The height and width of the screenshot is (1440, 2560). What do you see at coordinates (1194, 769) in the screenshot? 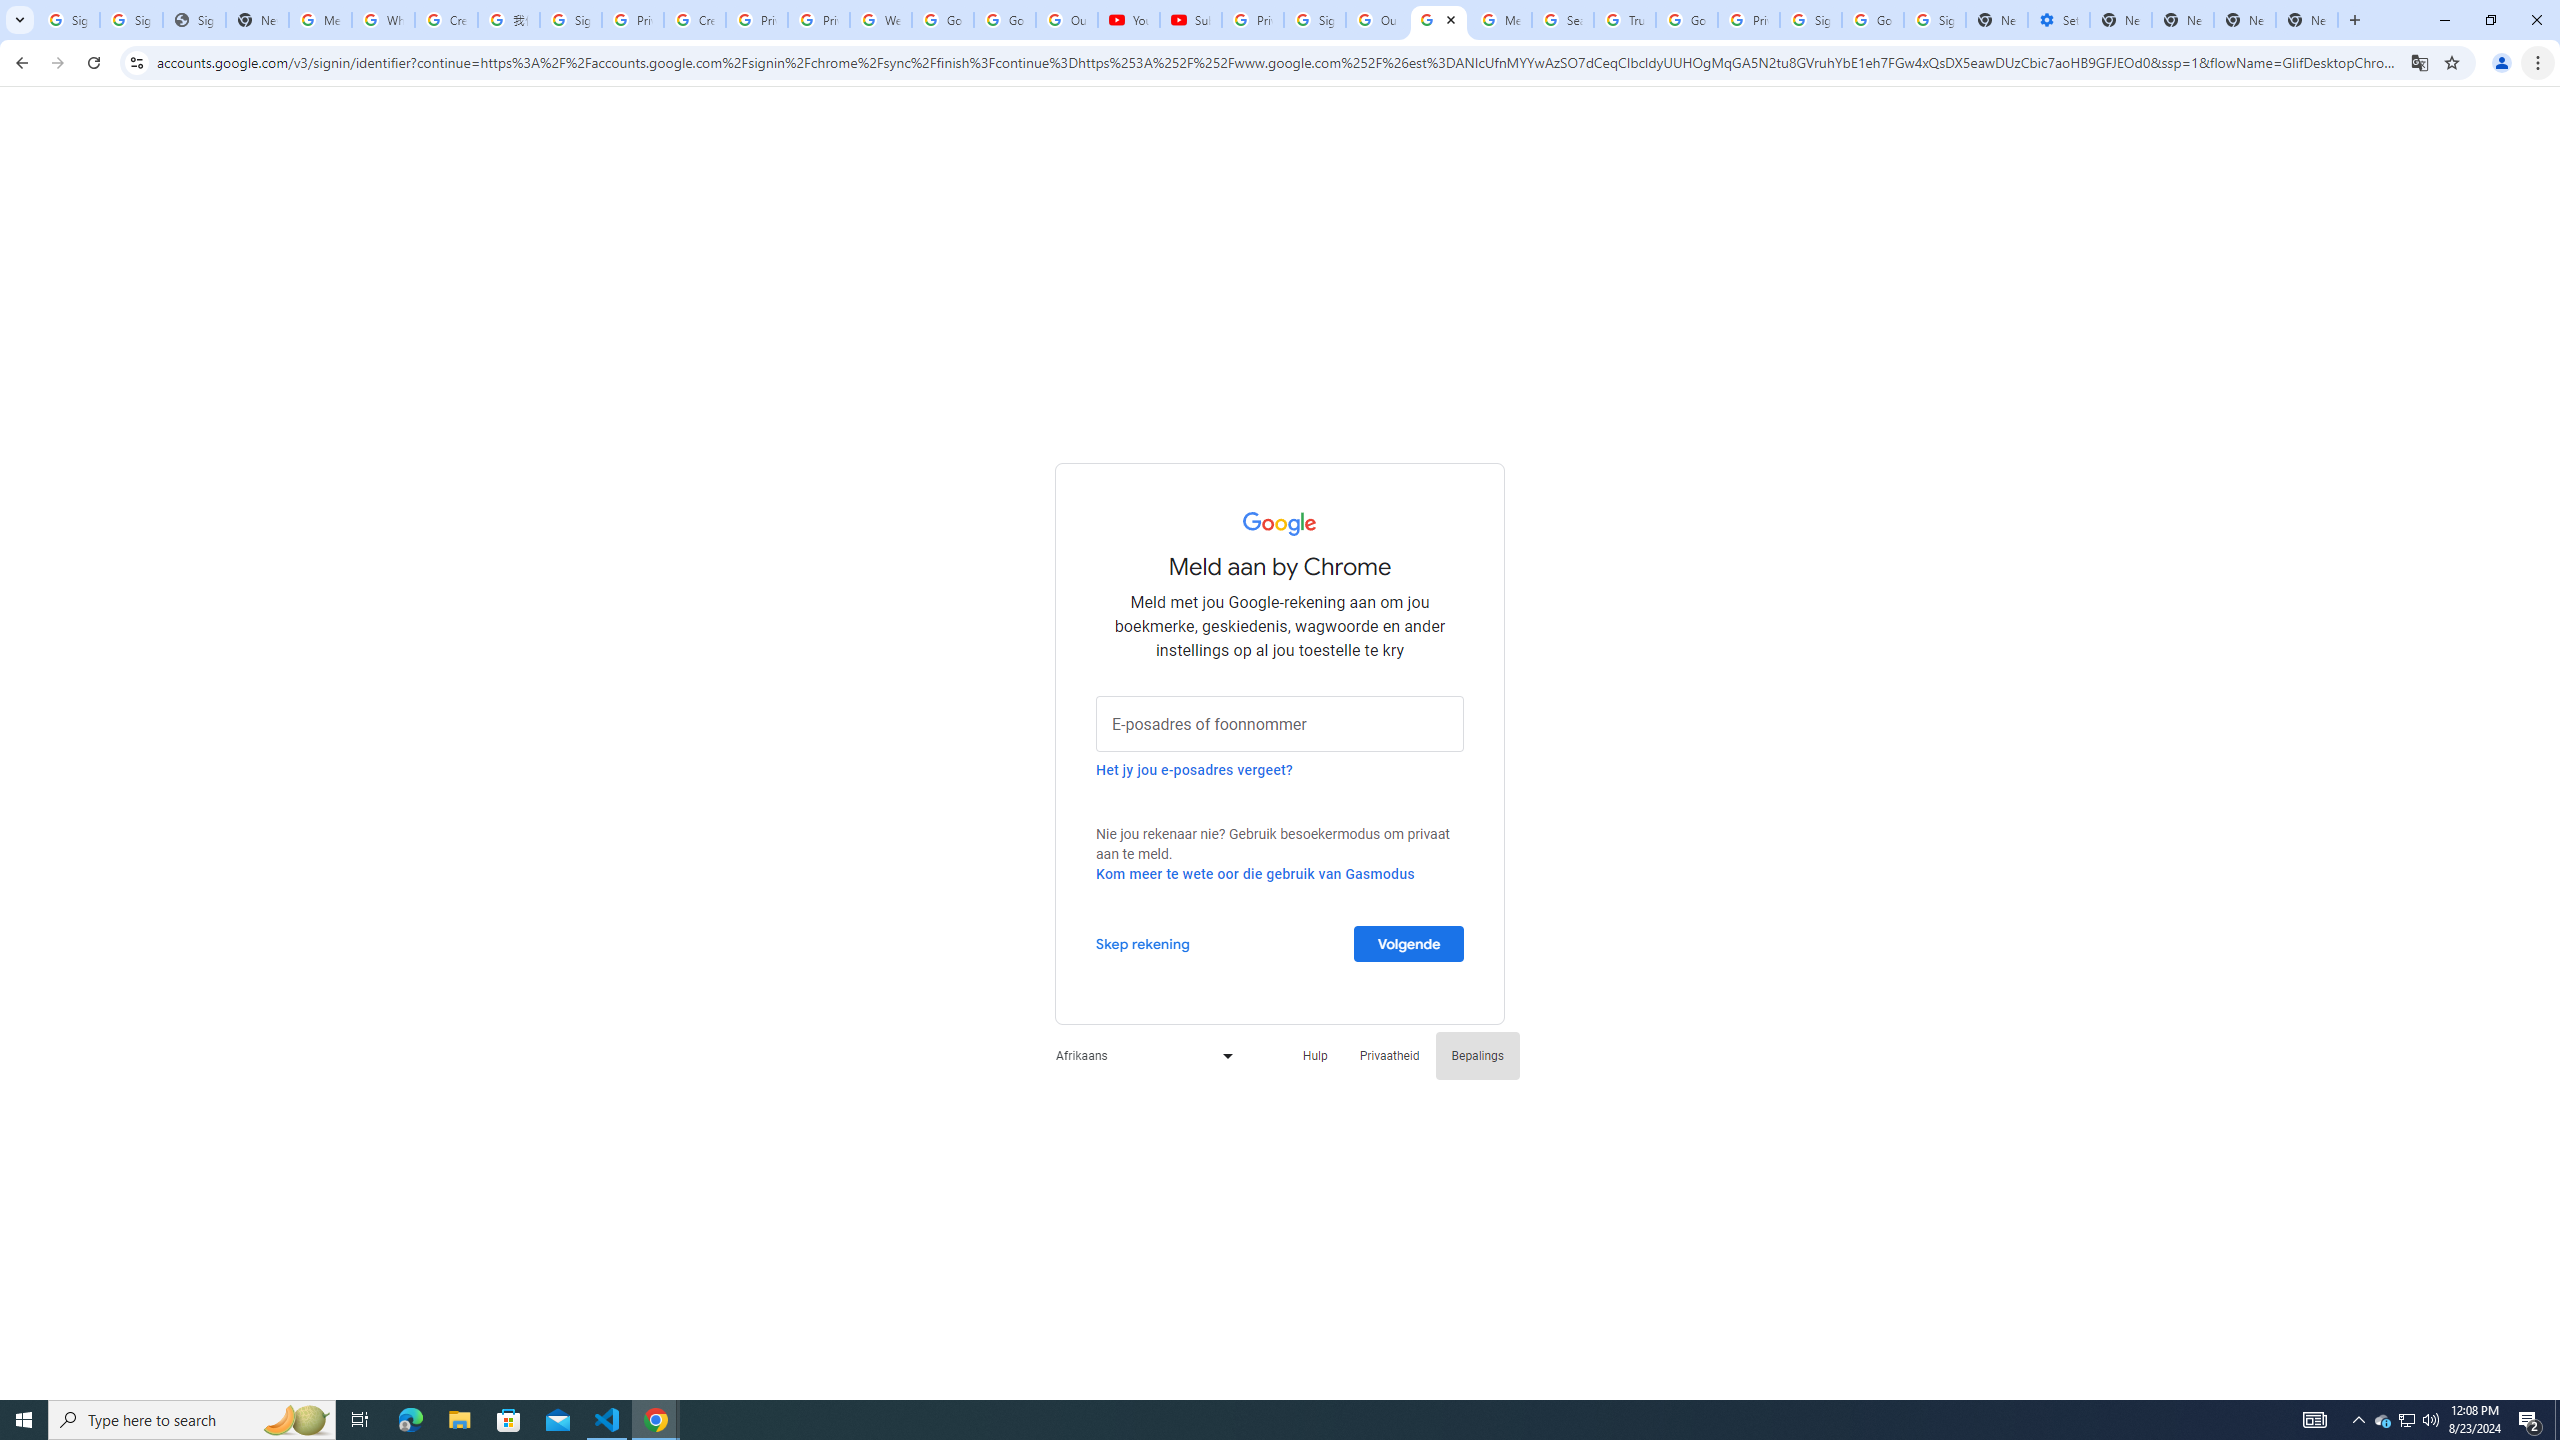
I see `'Het jy jou e-posadres vergeet?'` at bounding box center [1194, 769].